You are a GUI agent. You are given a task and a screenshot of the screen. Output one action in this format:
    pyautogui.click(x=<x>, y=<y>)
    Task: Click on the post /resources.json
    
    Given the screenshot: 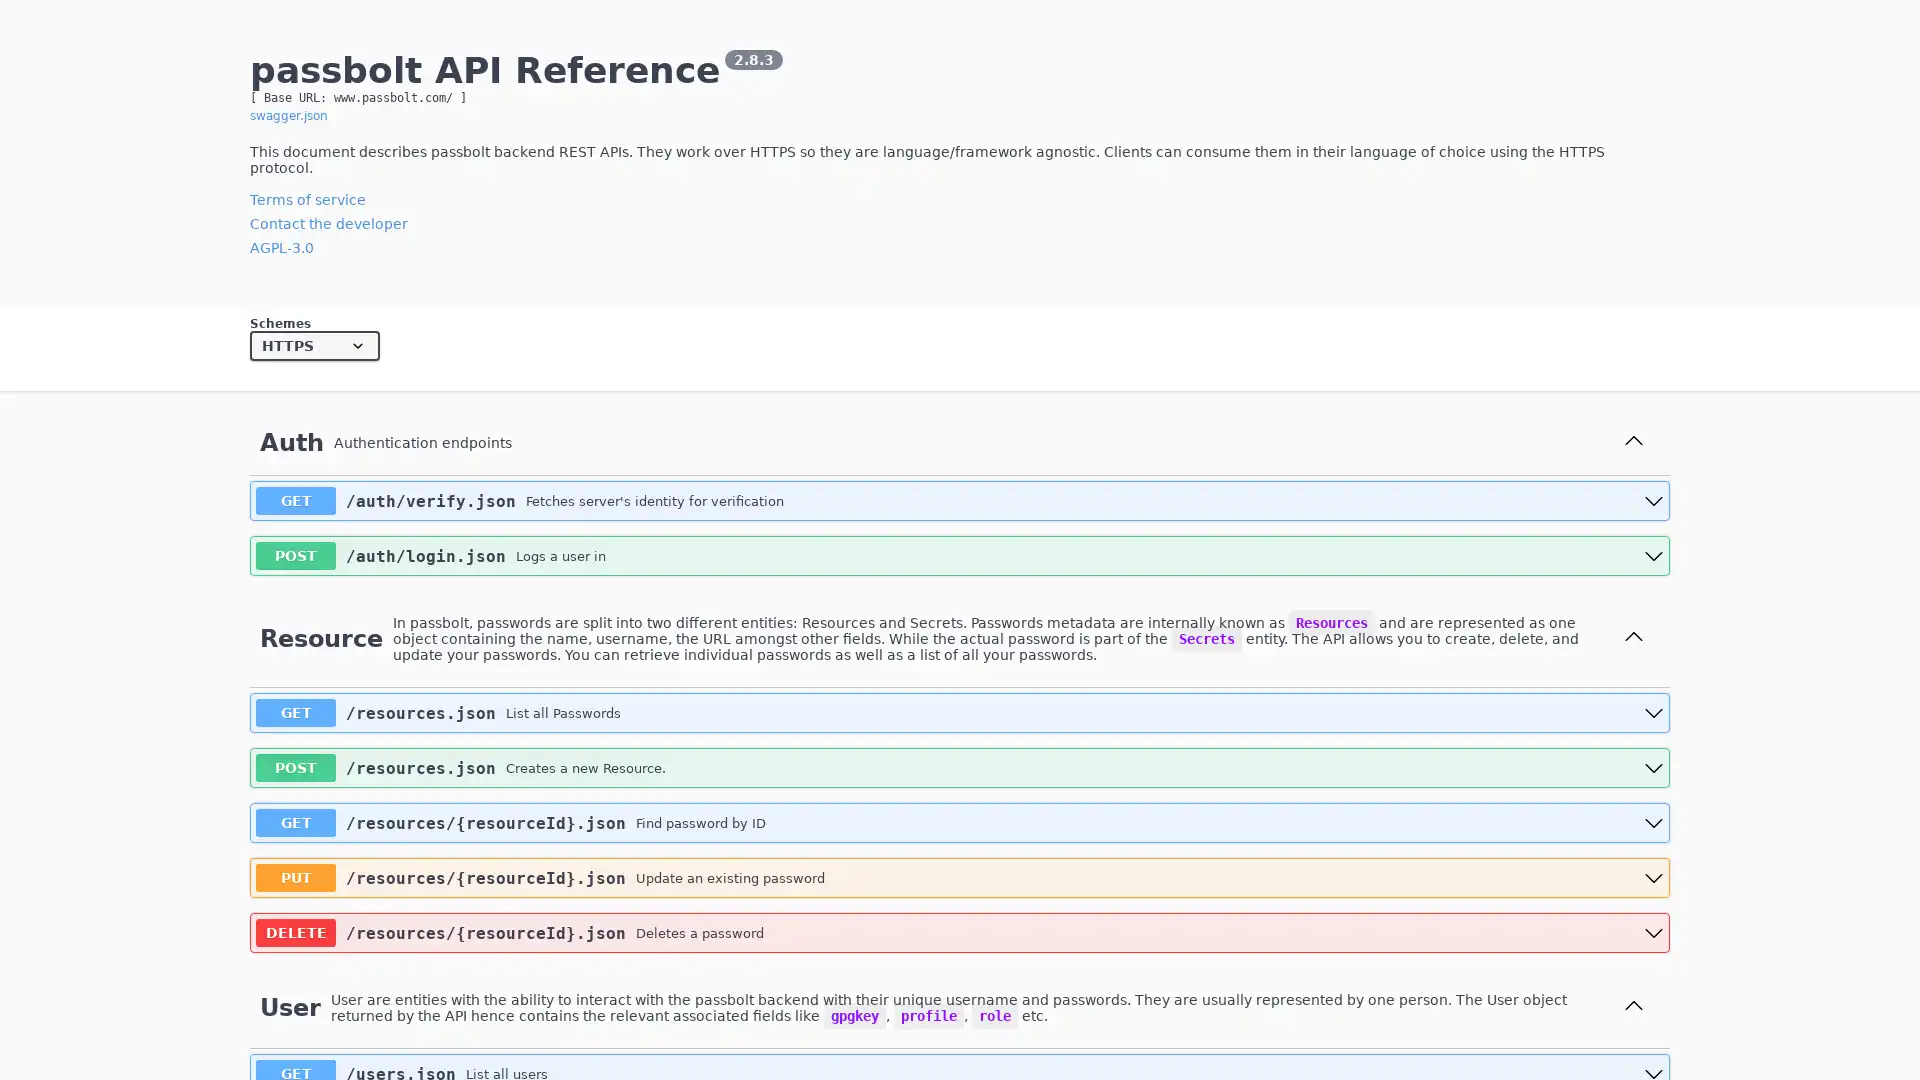 What is the action you would take?
    pyautogui.click(x=960, y=766)
    